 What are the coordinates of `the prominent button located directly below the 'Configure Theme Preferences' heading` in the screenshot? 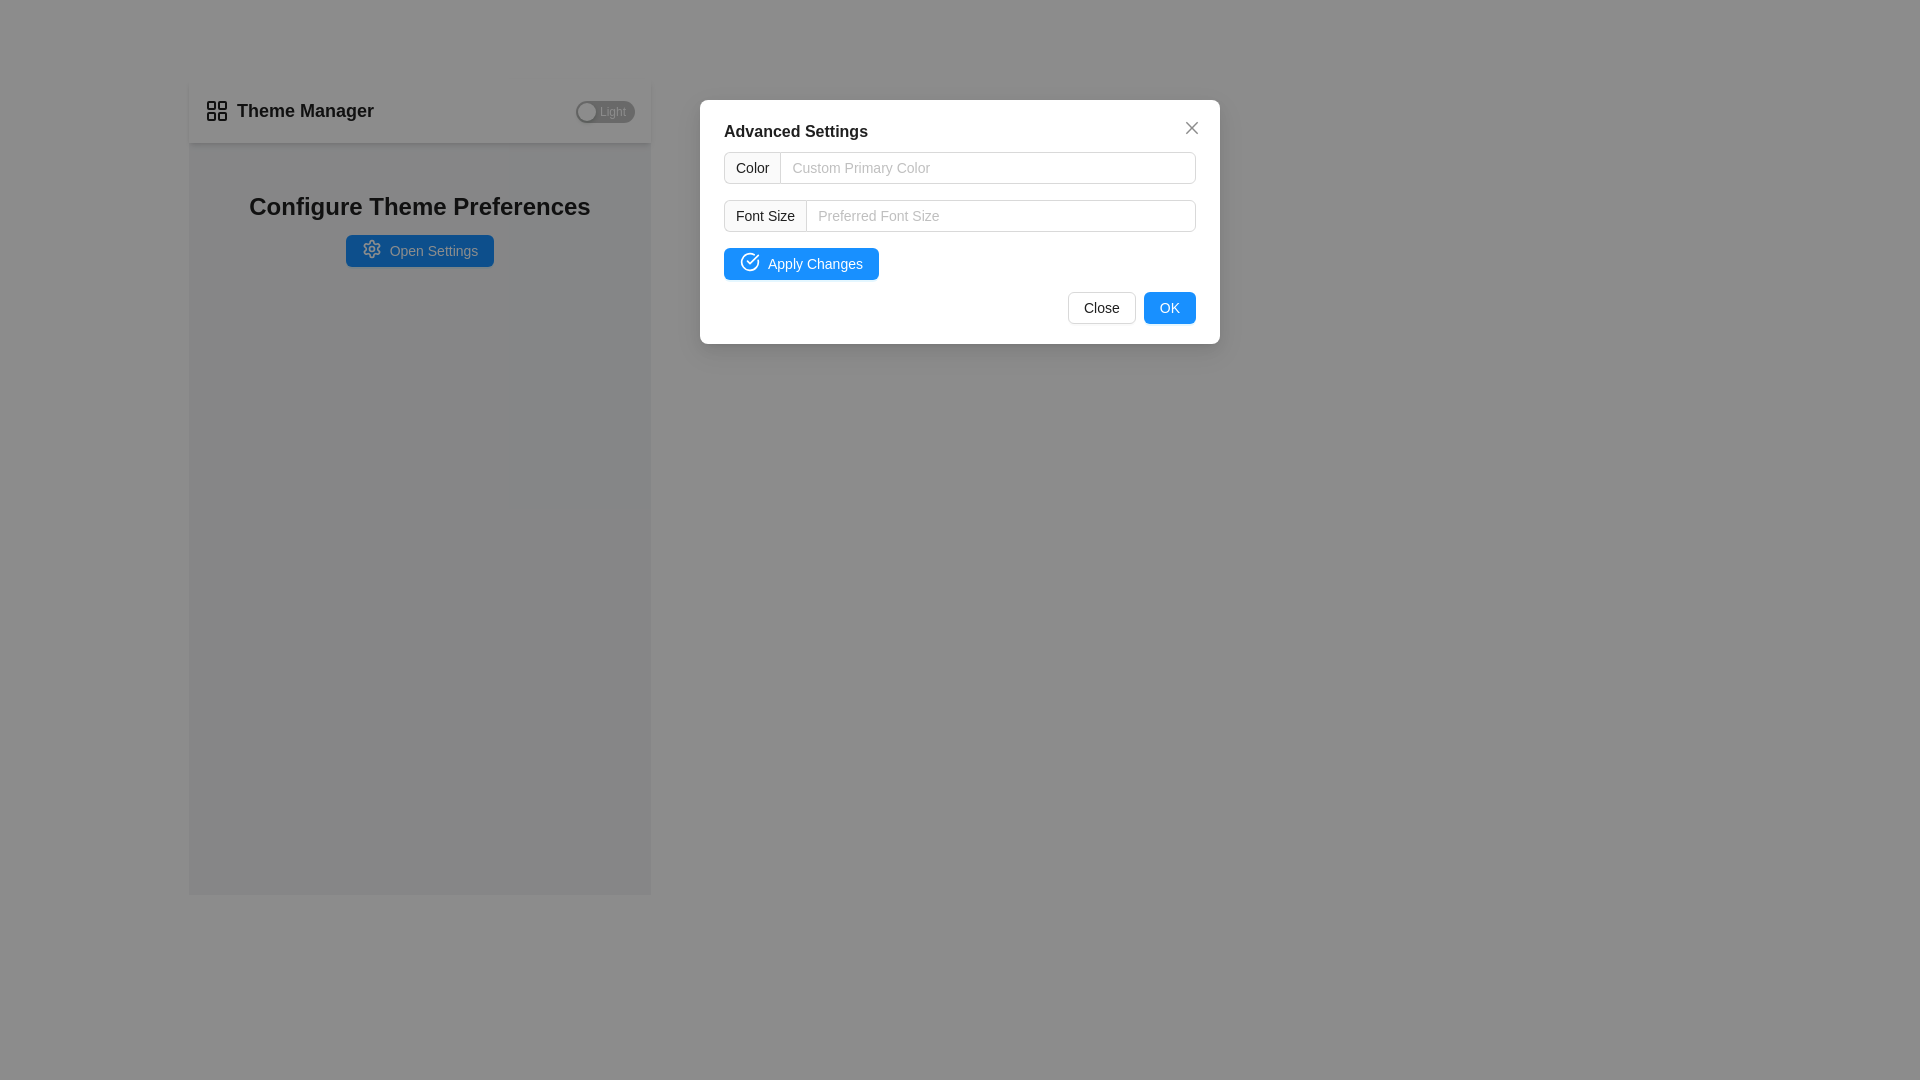 It's located at (419, 249).